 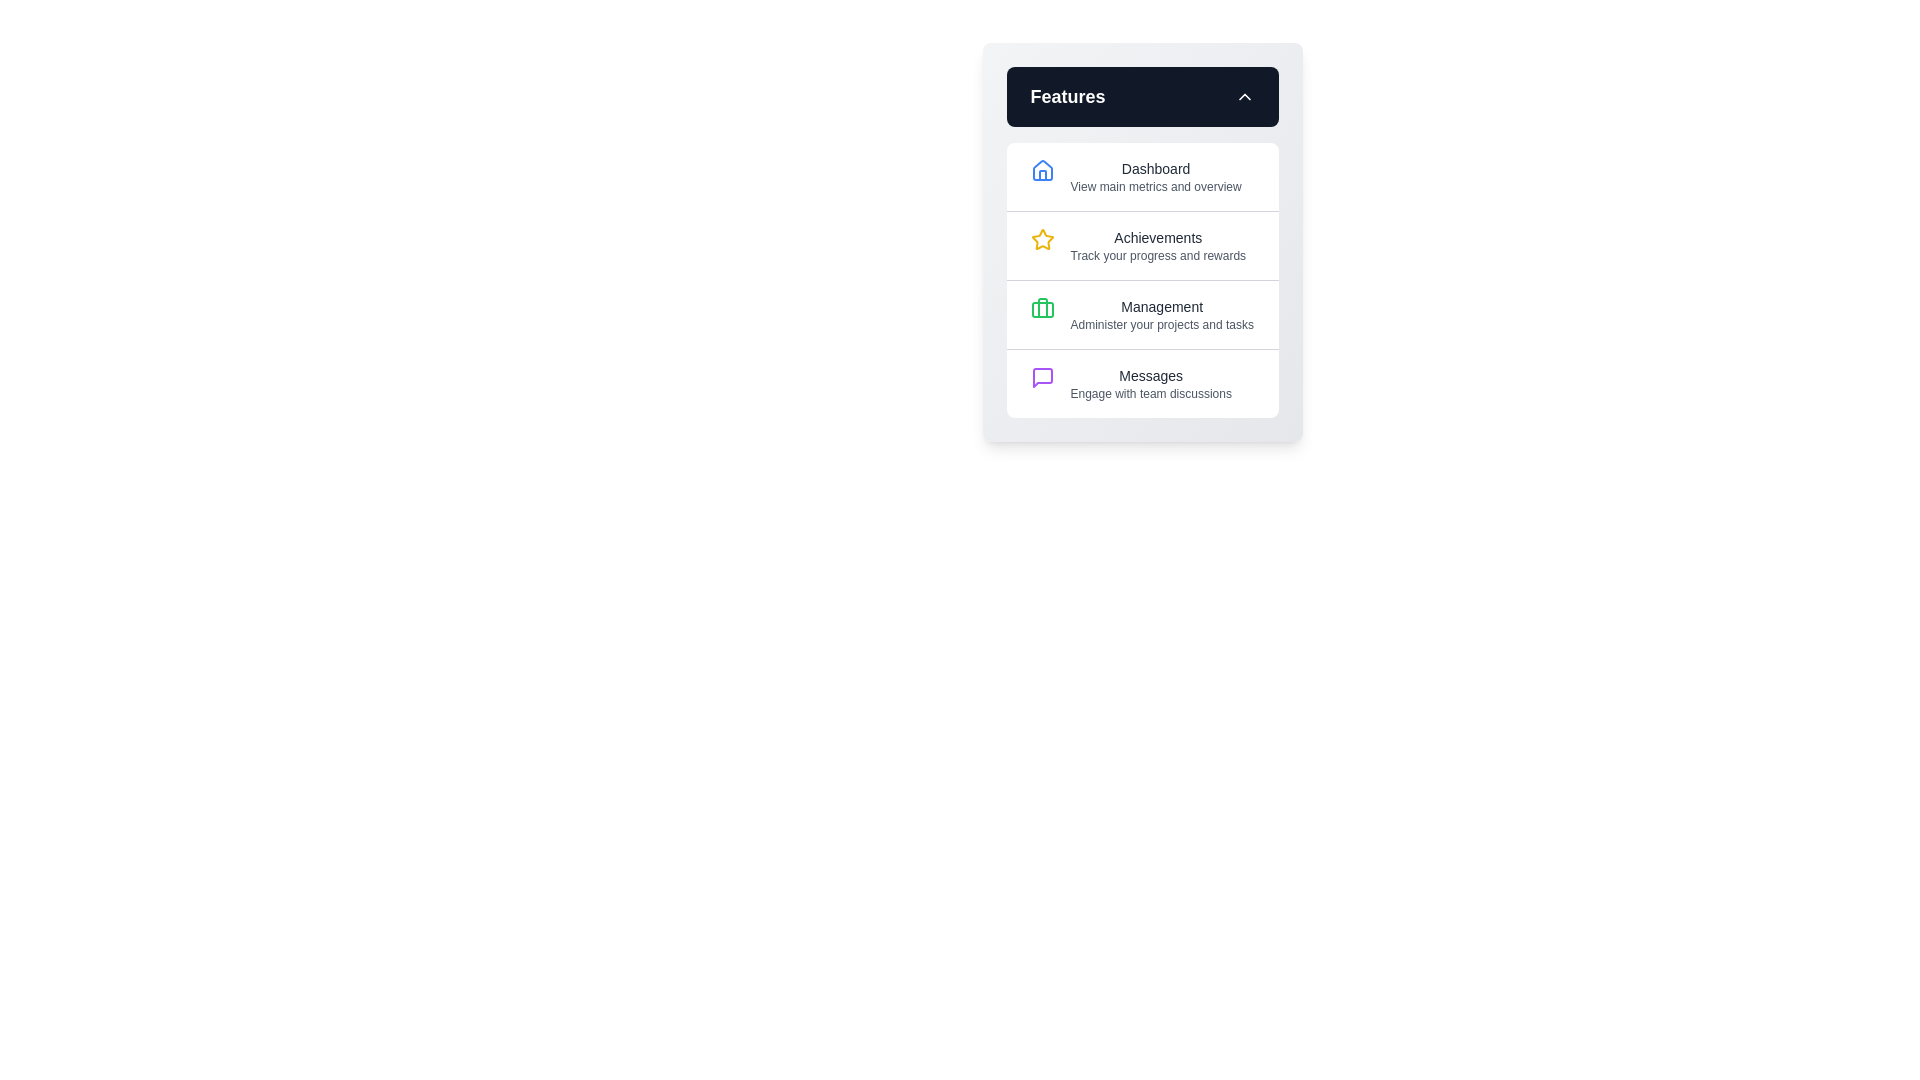 I want to click on the second clickable list item displaying a yellow star icon and the title 'Achievements' with a description 'Track your progress and rewards', so click(x=1142, y=244).